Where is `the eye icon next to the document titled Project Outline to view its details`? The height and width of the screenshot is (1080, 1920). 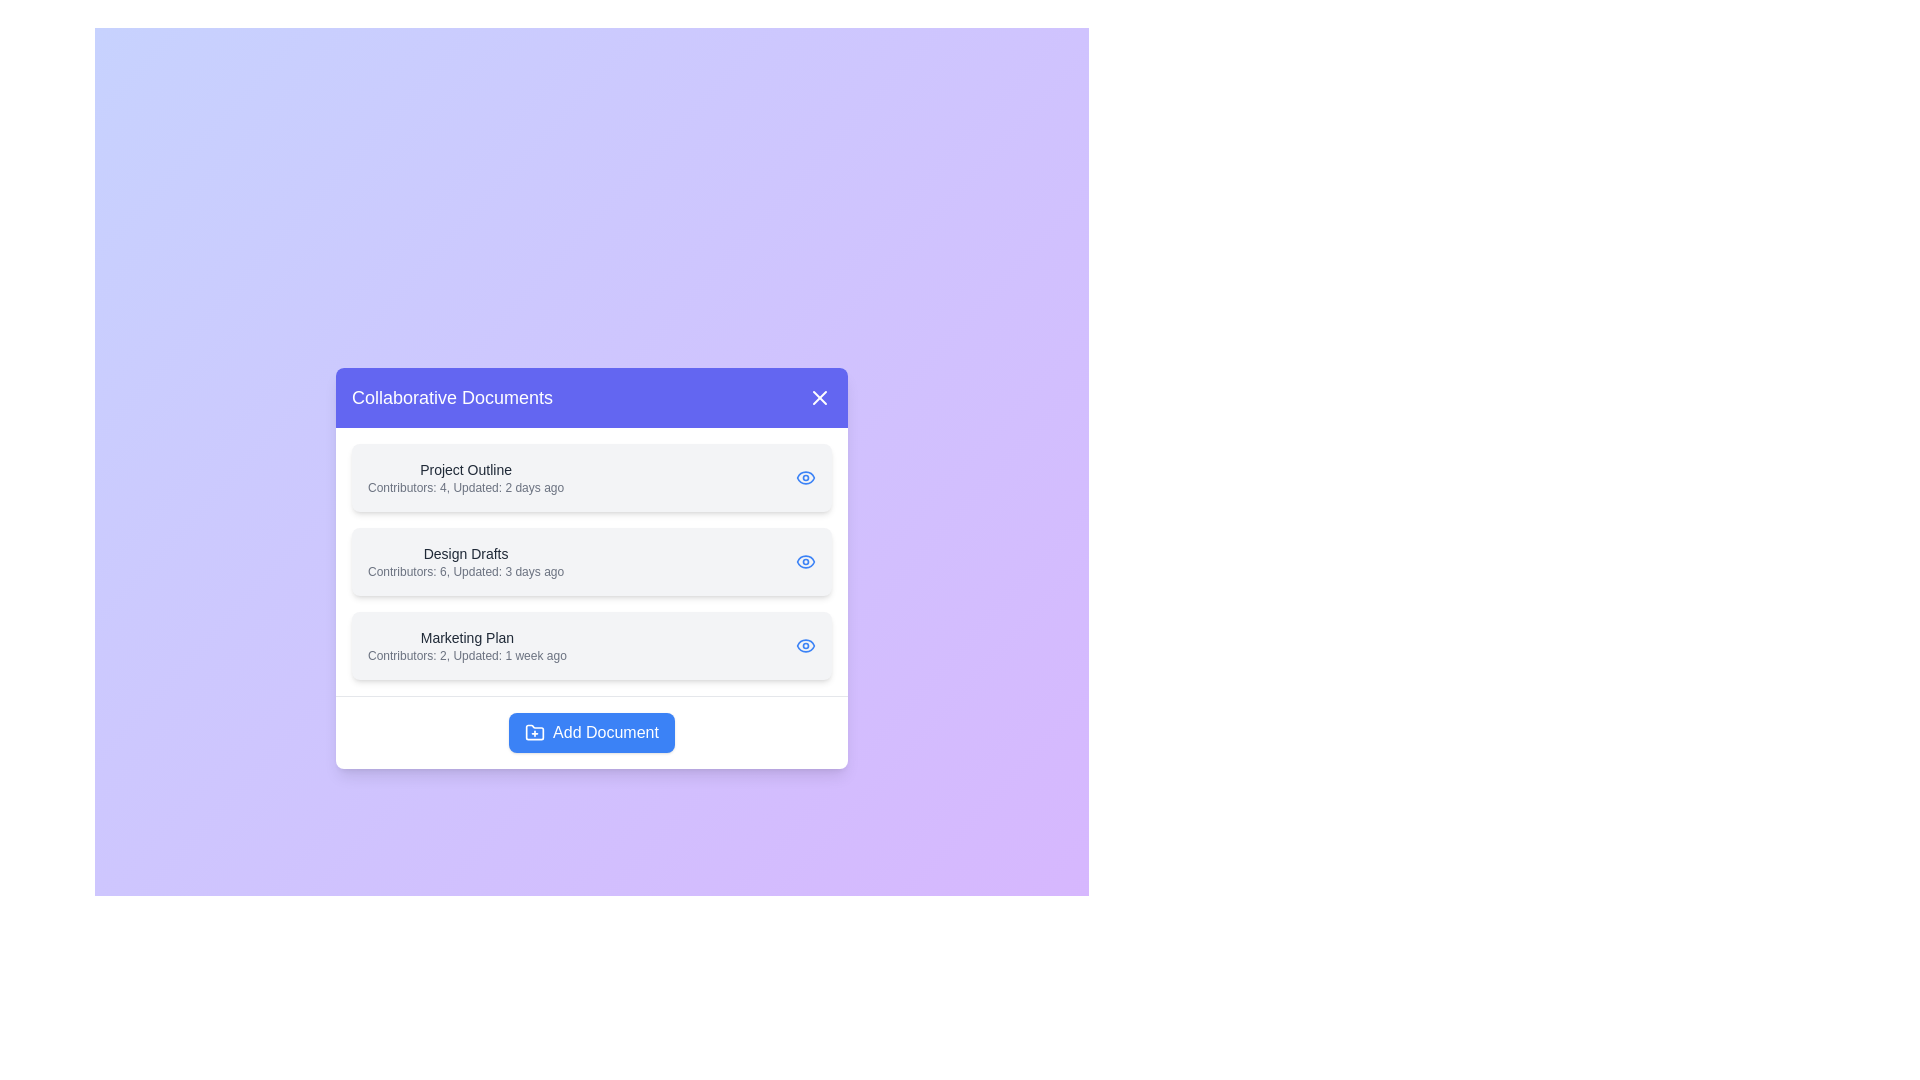
the eye icon next to the document titled Project Outline to view its details is located at coordinates (806, 477).